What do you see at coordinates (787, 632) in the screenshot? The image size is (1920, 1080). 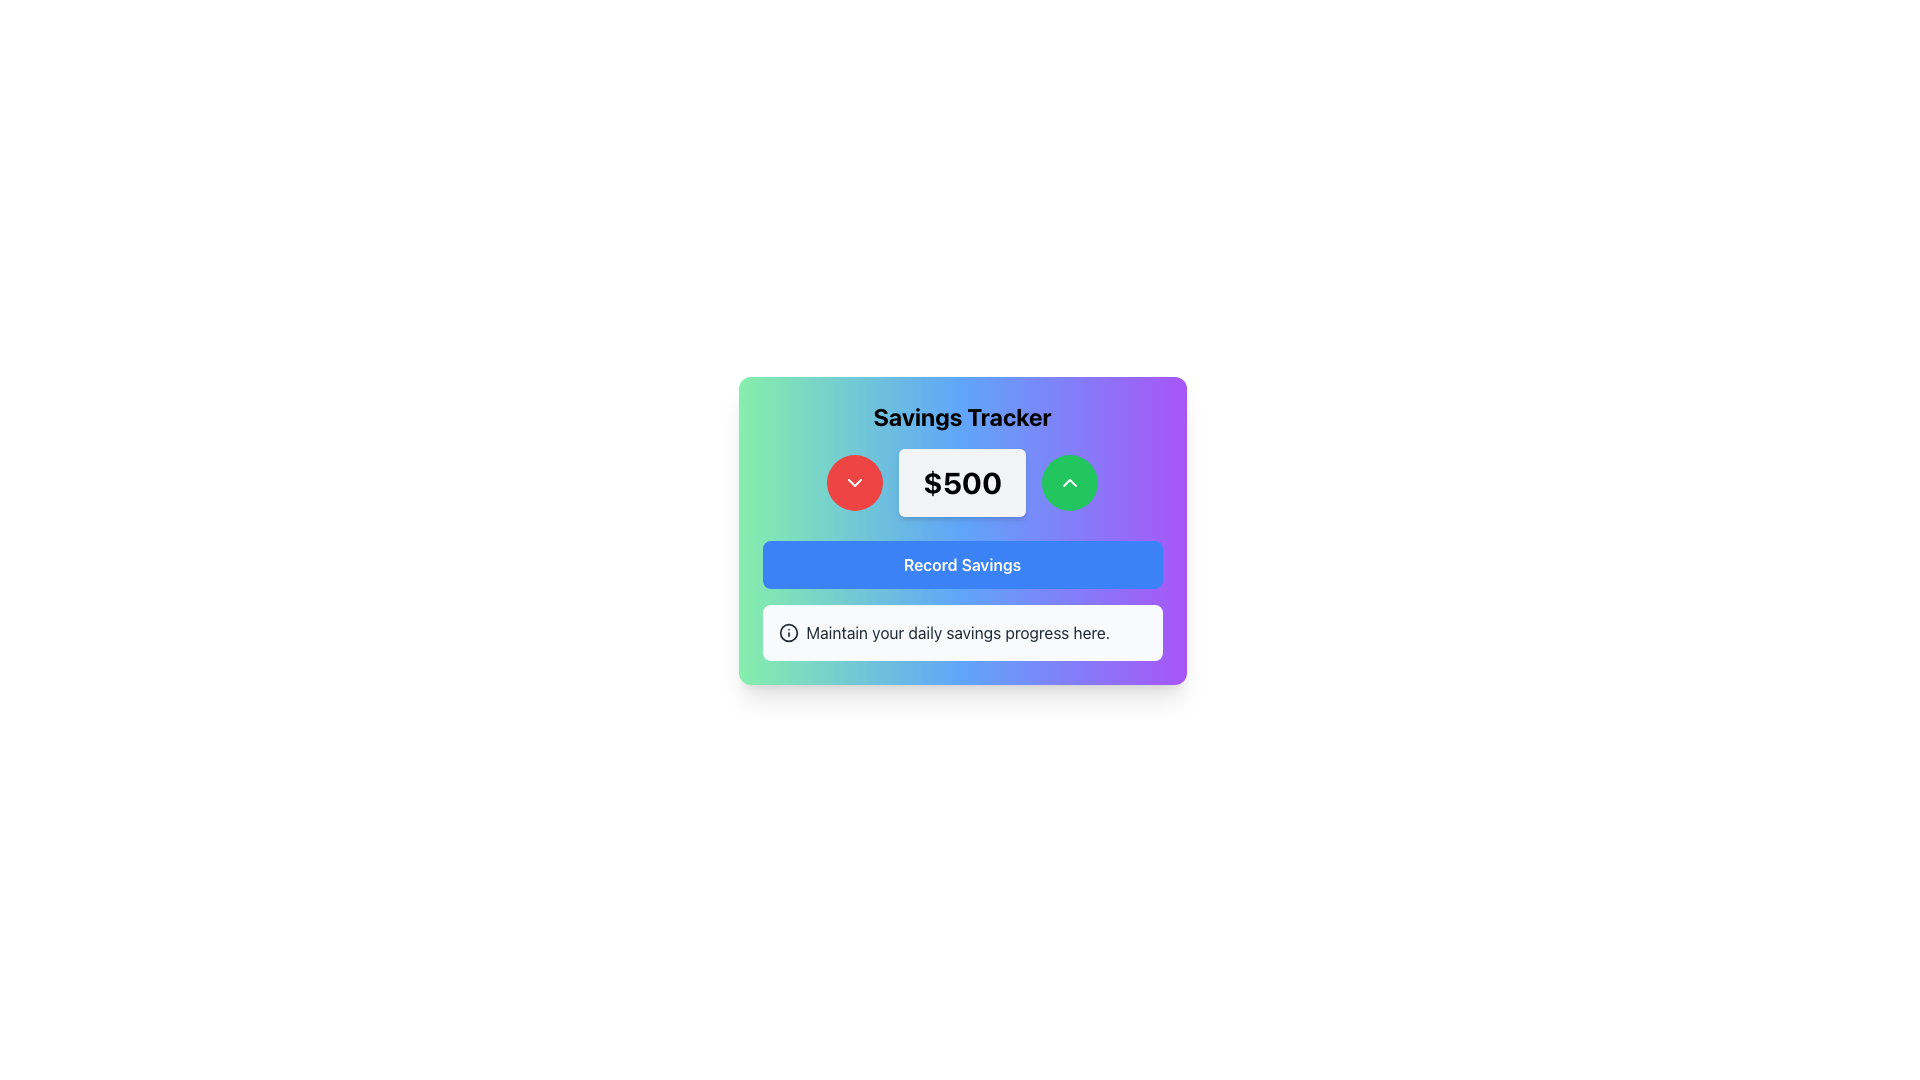 I see `the informational icon providing context to the message about maintaining savings progress, located to the left of the text 'Maintain your daily savings progress here.'` at bounding box center [787, 632].